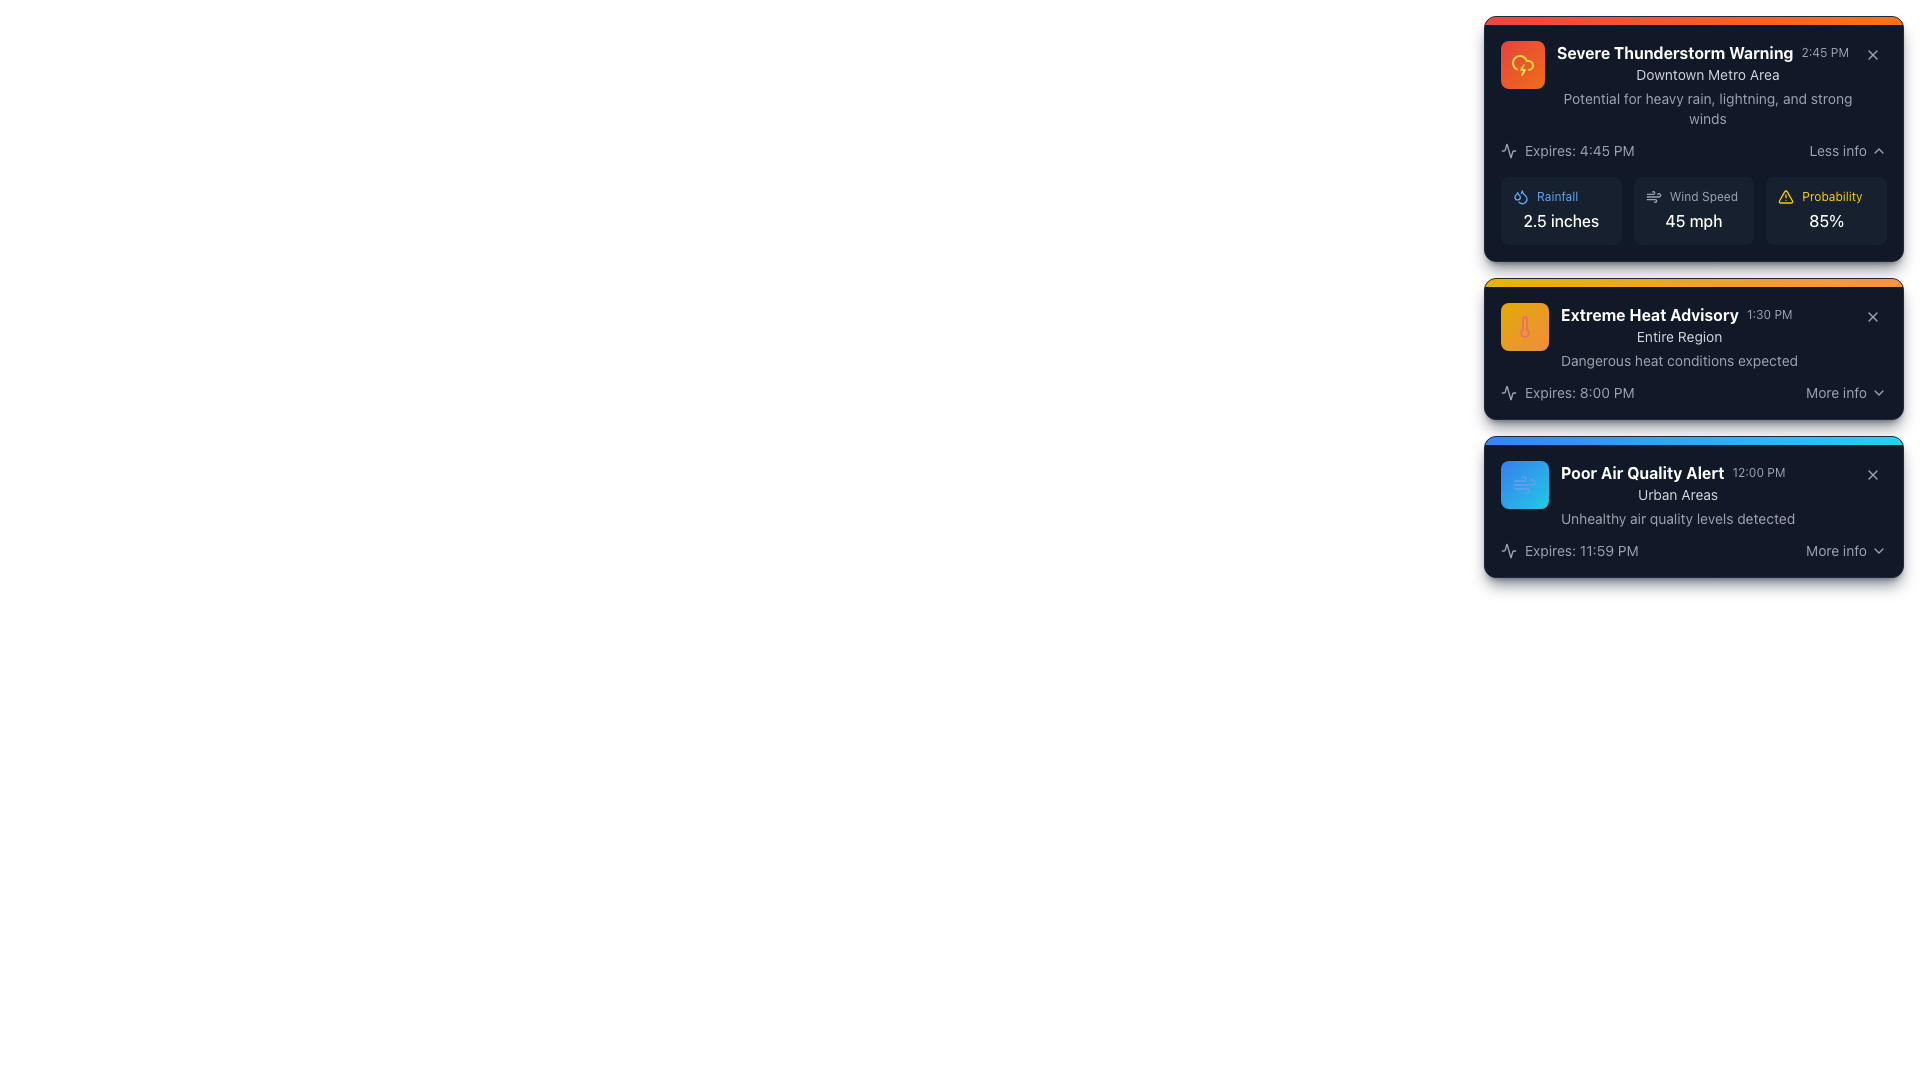  What do you see at coordinates (1524, 326) in the screenshot?
I see `the heat icon within the orange-yellow rounded circle on the 'Extreme Heat Advisory' notification card` at bounding box center [1524, 326].